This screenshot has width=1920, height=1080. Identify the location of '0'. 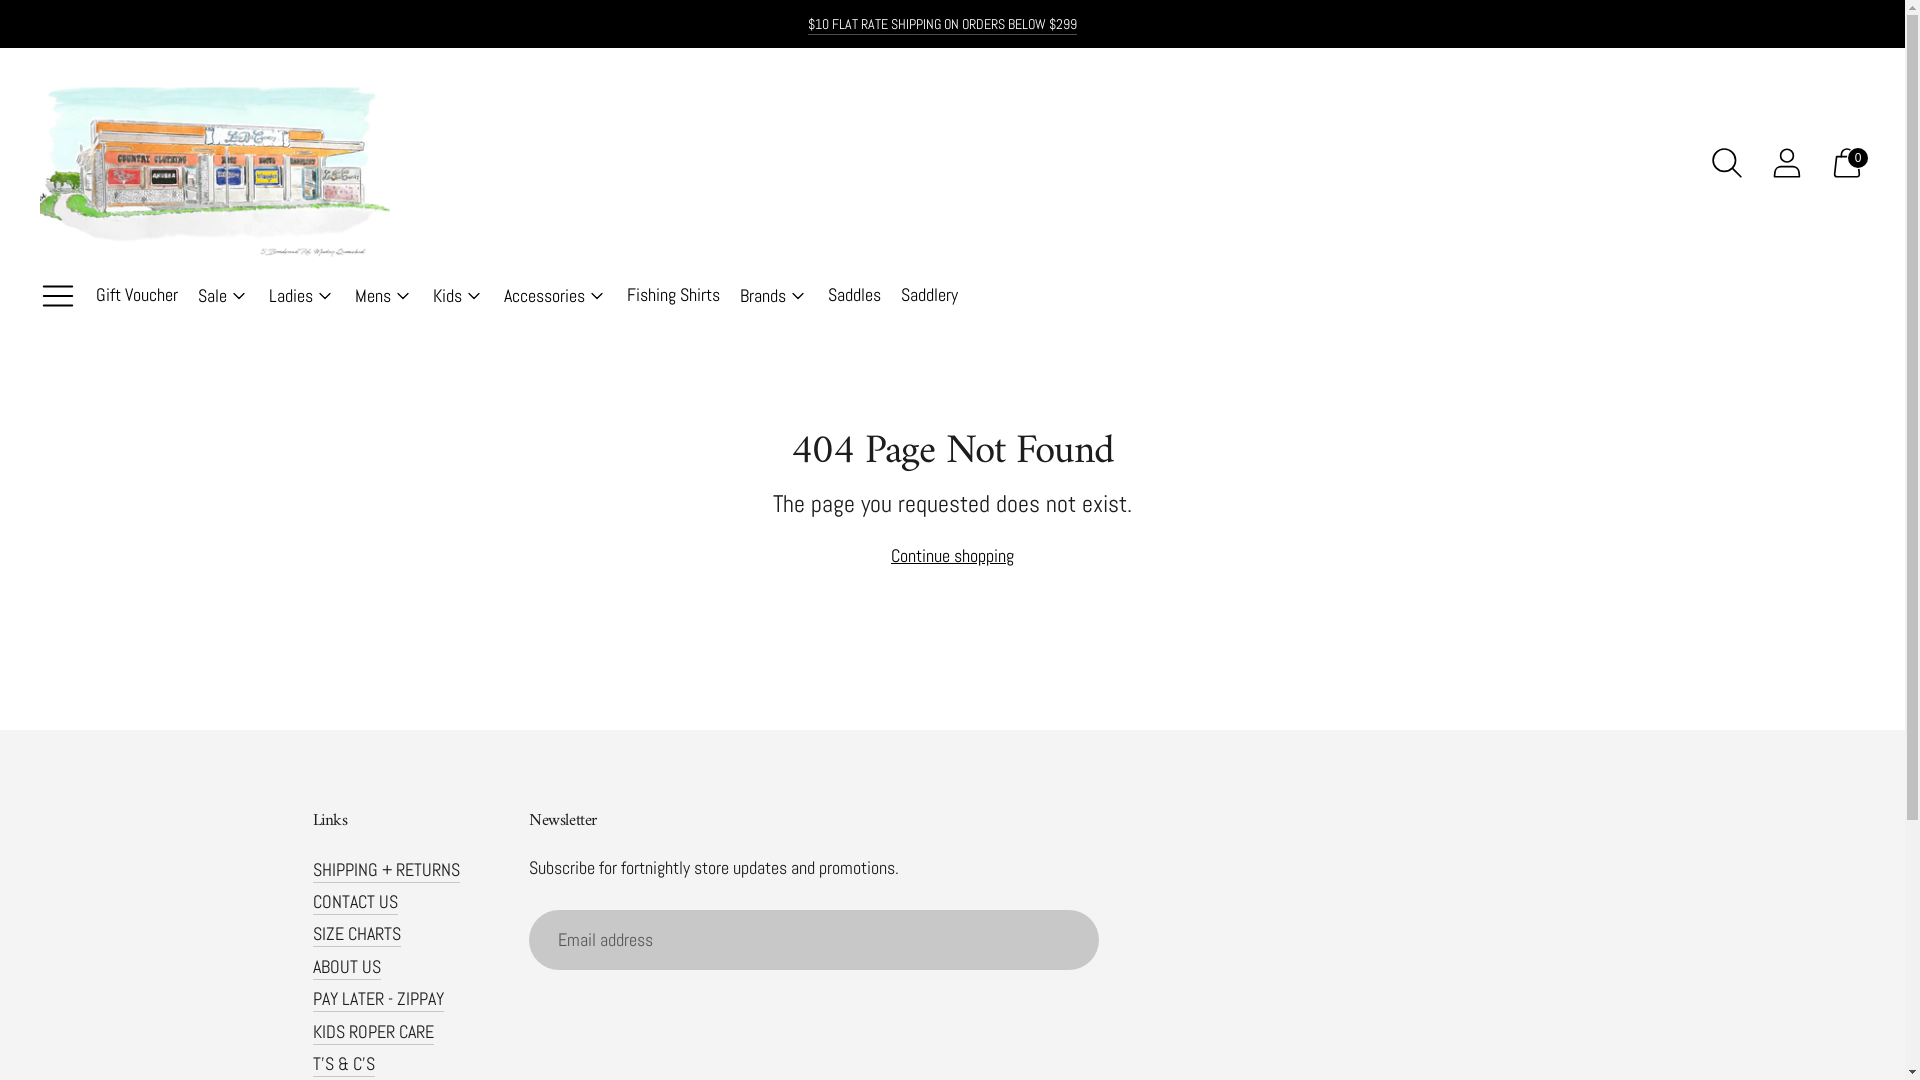
(1846, 161).